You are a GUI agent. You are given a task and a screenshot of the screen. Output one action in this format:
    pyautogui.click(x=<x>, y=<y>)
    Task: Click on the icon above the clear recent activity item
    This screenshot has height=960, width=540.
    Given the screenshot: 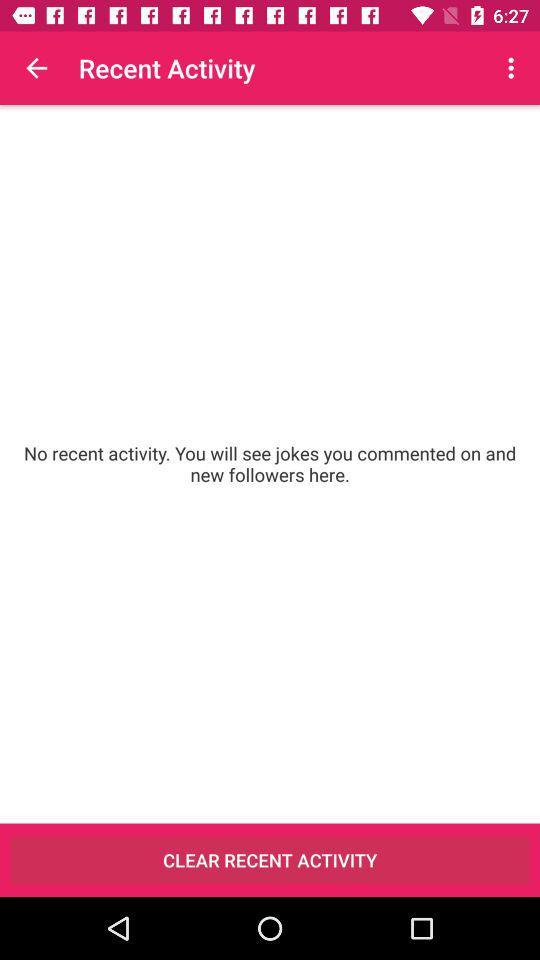 What is the action you would take?
    pyautogui.click(x=270, y=464)
    